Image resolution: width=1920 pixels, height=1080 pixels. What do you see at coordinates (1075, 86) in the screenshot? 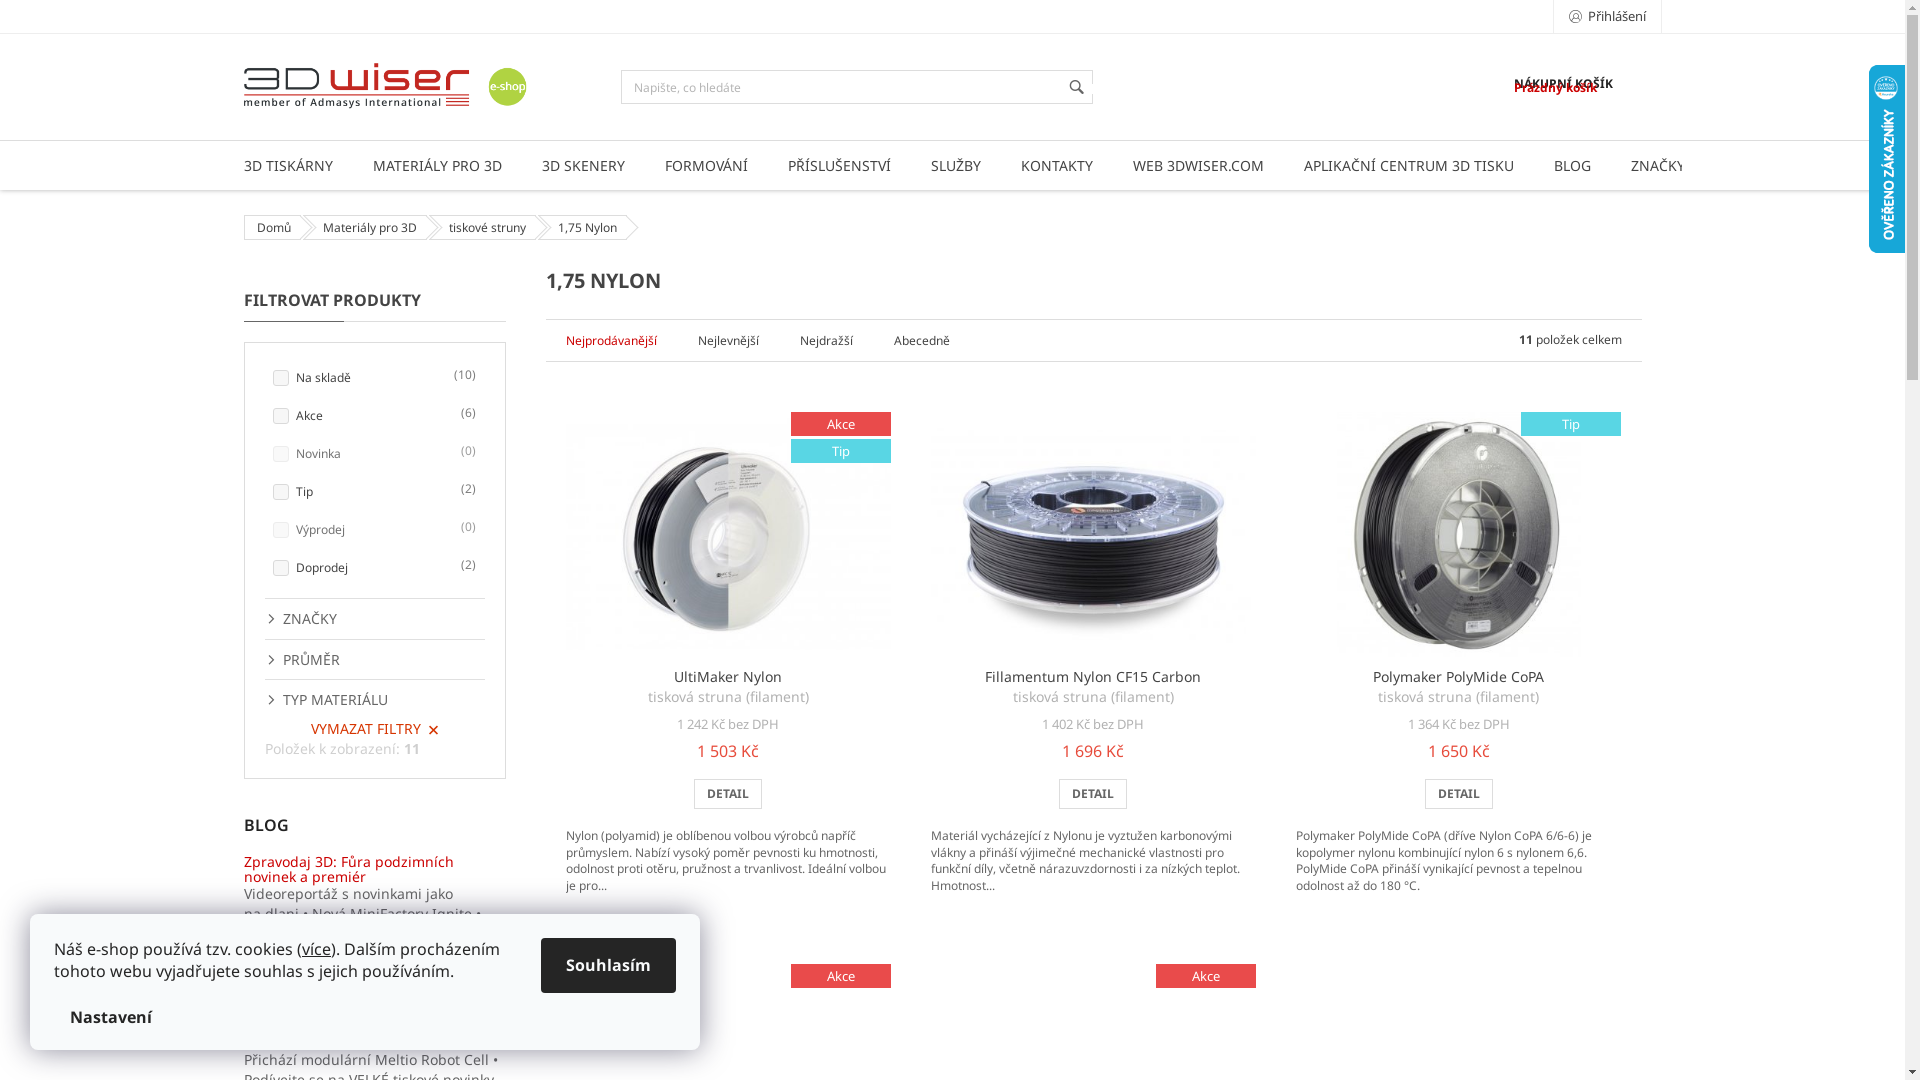
I see `'HLEDAT'` at bounding box center [1075, 86].